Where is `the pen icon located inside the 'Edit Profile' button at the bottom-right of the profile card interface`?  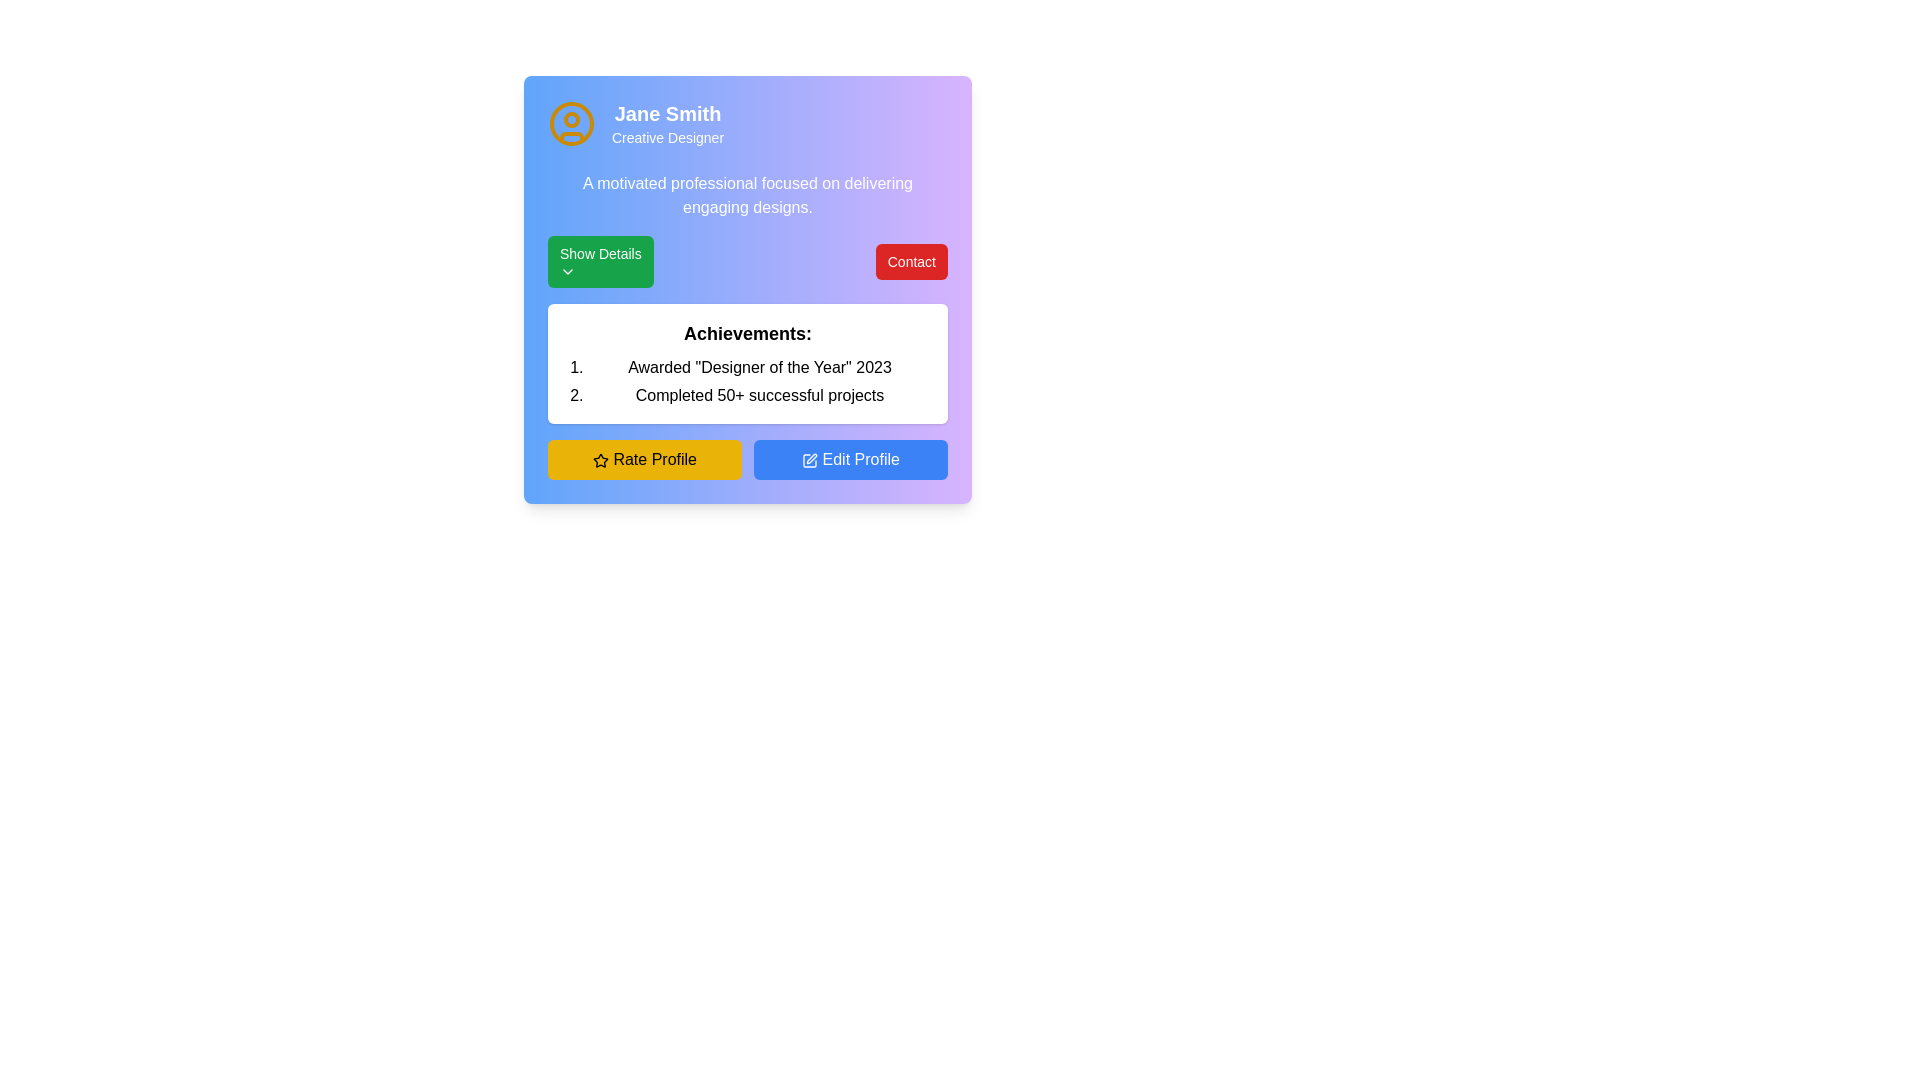 the pen icon located inside the 'Edit Profile' button at the bottom-right of the profile card interface is located at coordinates (810, 460).